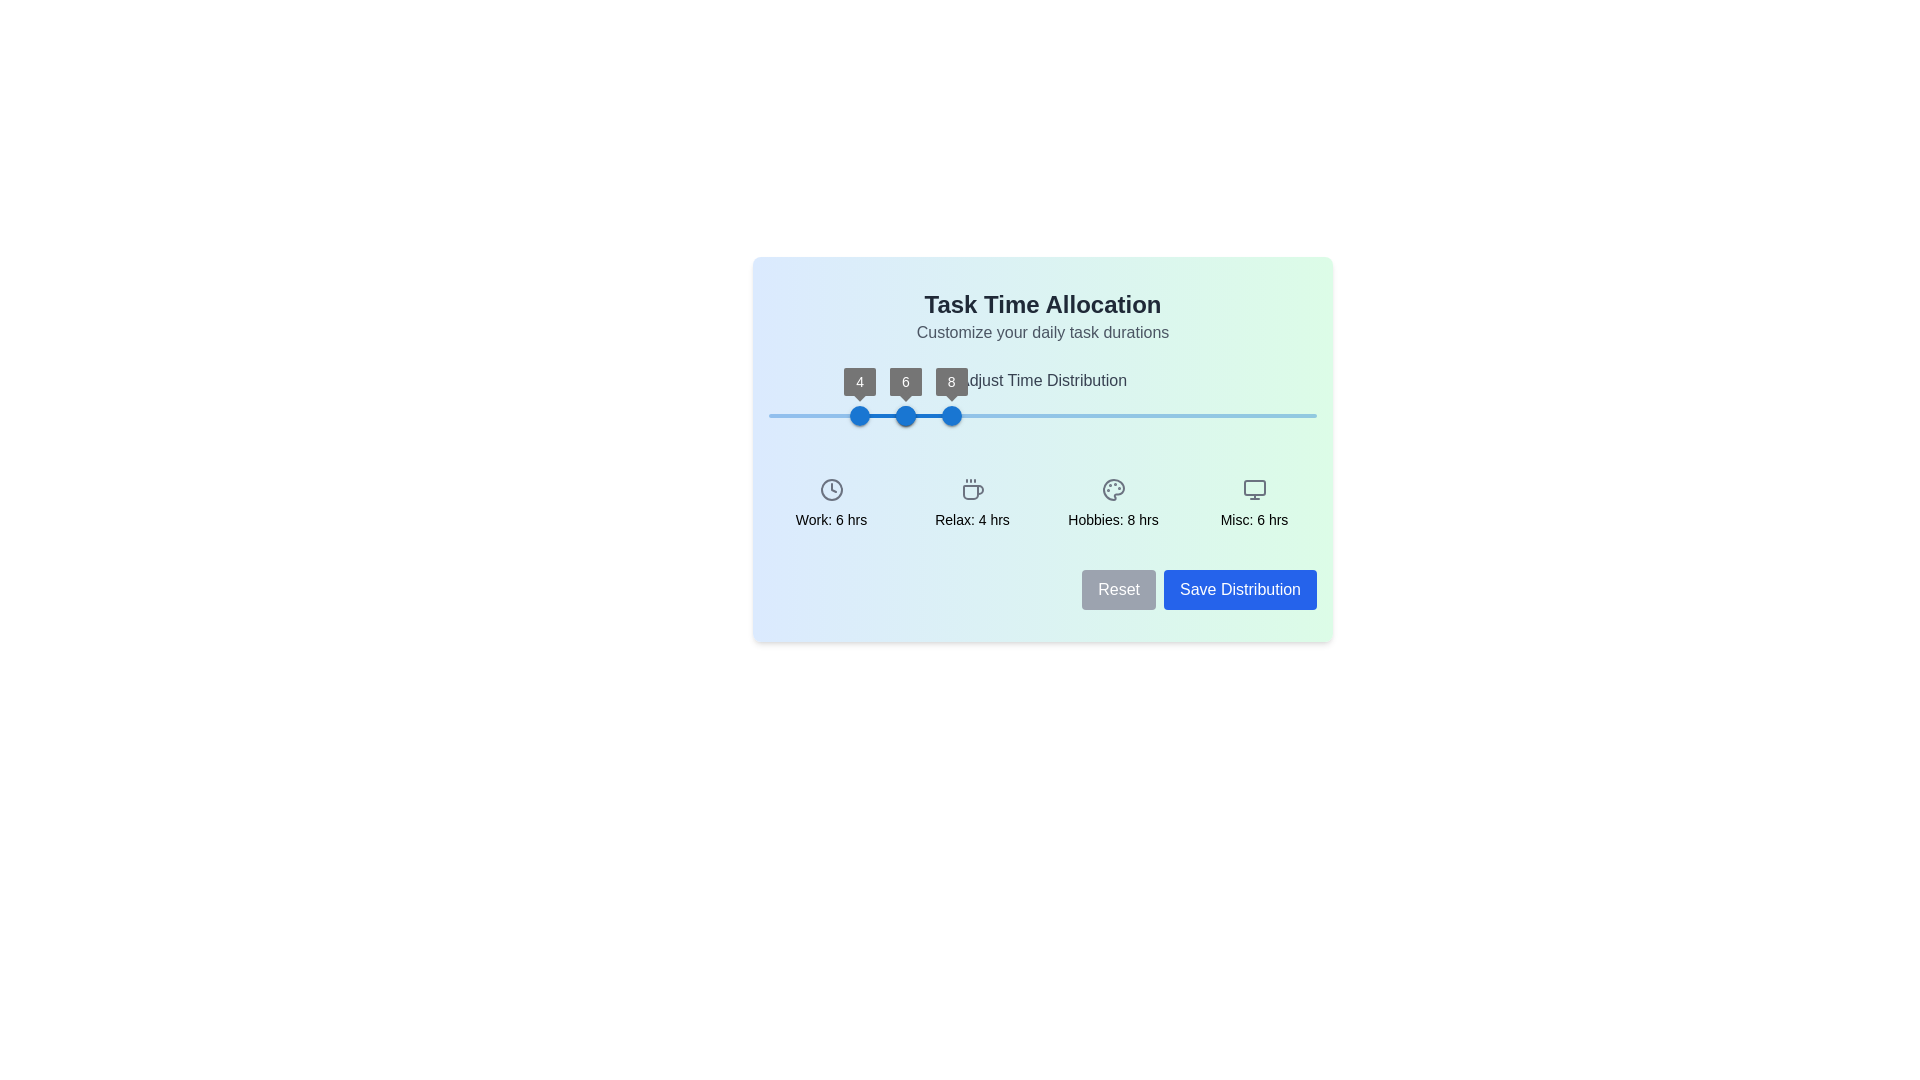 The height and width of the screenshot is (1080, 1920). What do you see at coordinates (905, 381) in the screenshot?
I see `the value indicator for the slider, which displays the numerical value '6' and is located under the heading 'Task Time Allocation'` at bounding box center [905, 381].